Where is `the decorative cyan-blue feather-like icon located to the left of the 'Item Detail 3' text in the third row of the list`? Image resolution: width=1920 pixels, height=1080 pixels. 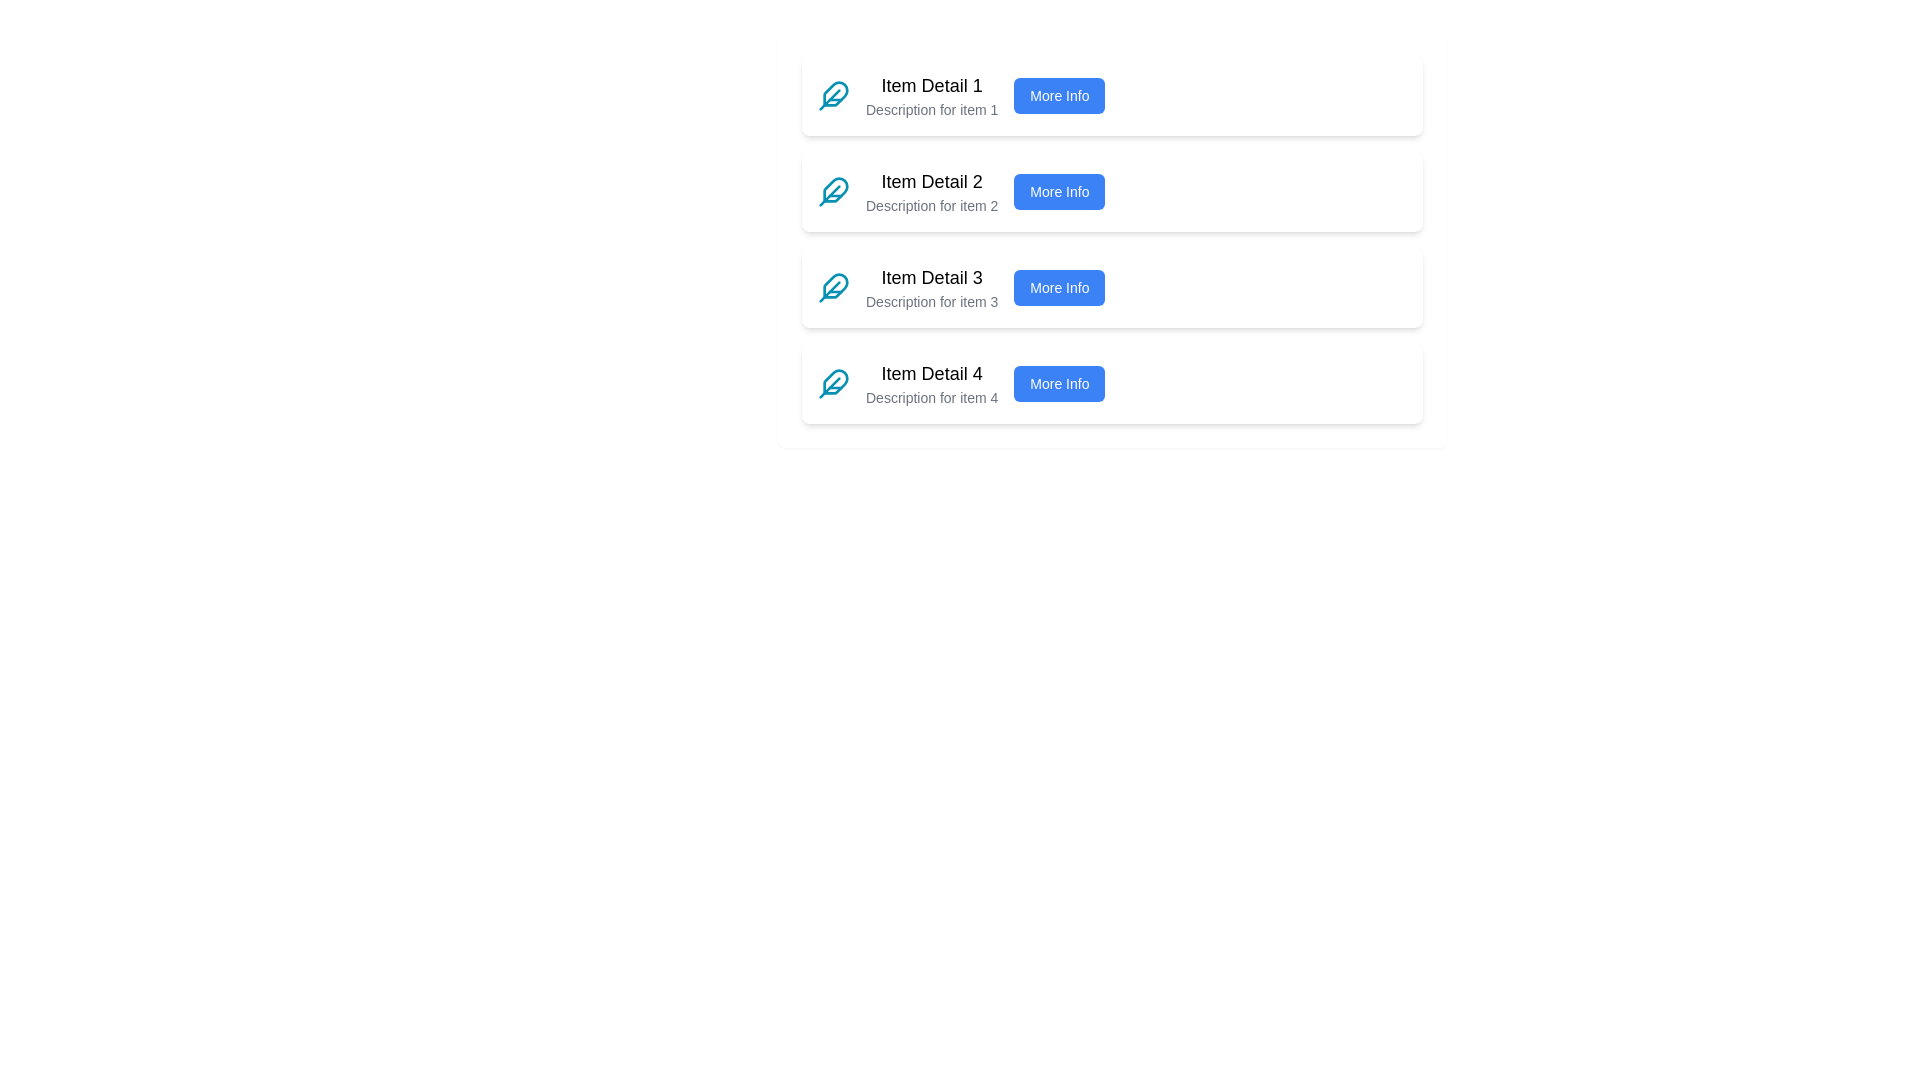
the decorative cyan-blue feather-like icon located to the left of the 'Item Detail 3' text in the third row of the list is located at coordinates (835, 285).